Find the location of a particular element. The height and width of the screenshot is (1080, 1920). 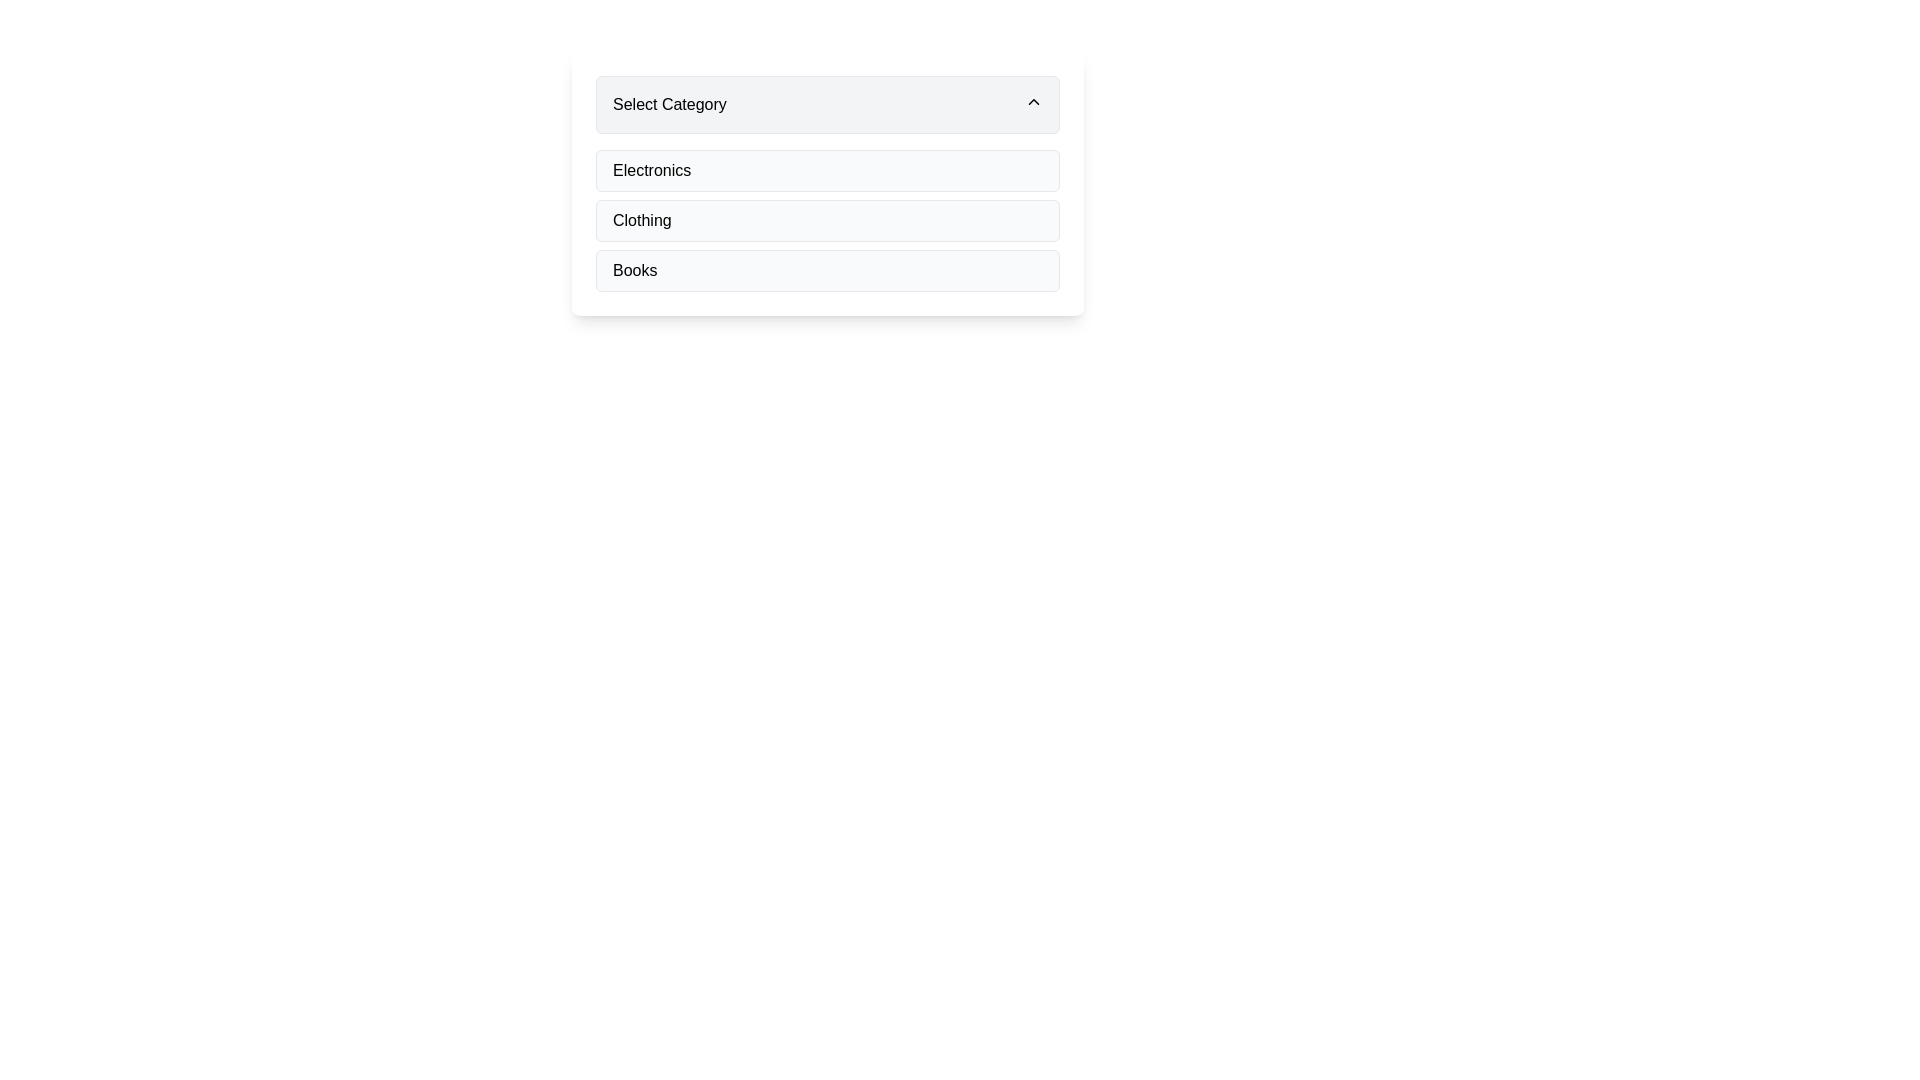

the 'Clothing' option in the dropdown menu is located at coordinates (642, 220).